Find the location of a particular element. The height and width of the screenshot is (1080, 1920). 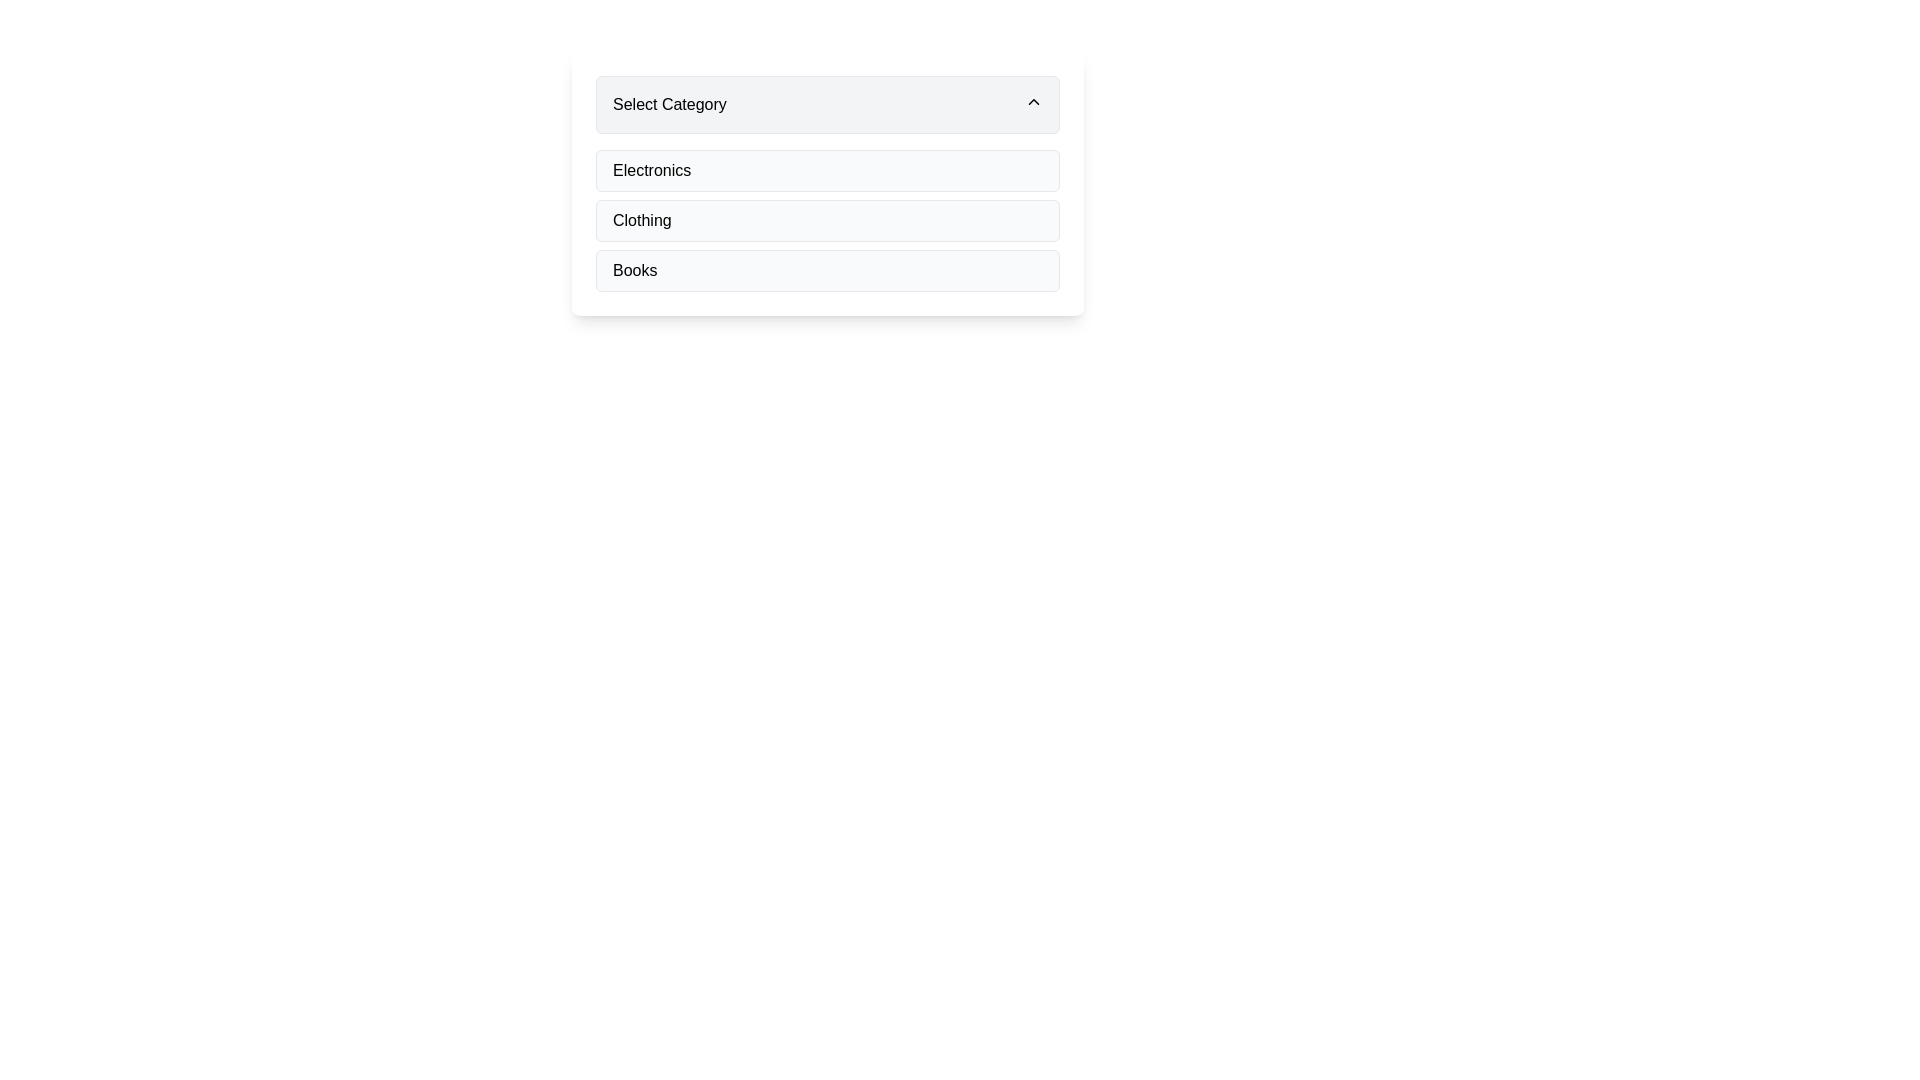

the 'Clothing' option in the dropdown menu is located at coordinates (642, 220).